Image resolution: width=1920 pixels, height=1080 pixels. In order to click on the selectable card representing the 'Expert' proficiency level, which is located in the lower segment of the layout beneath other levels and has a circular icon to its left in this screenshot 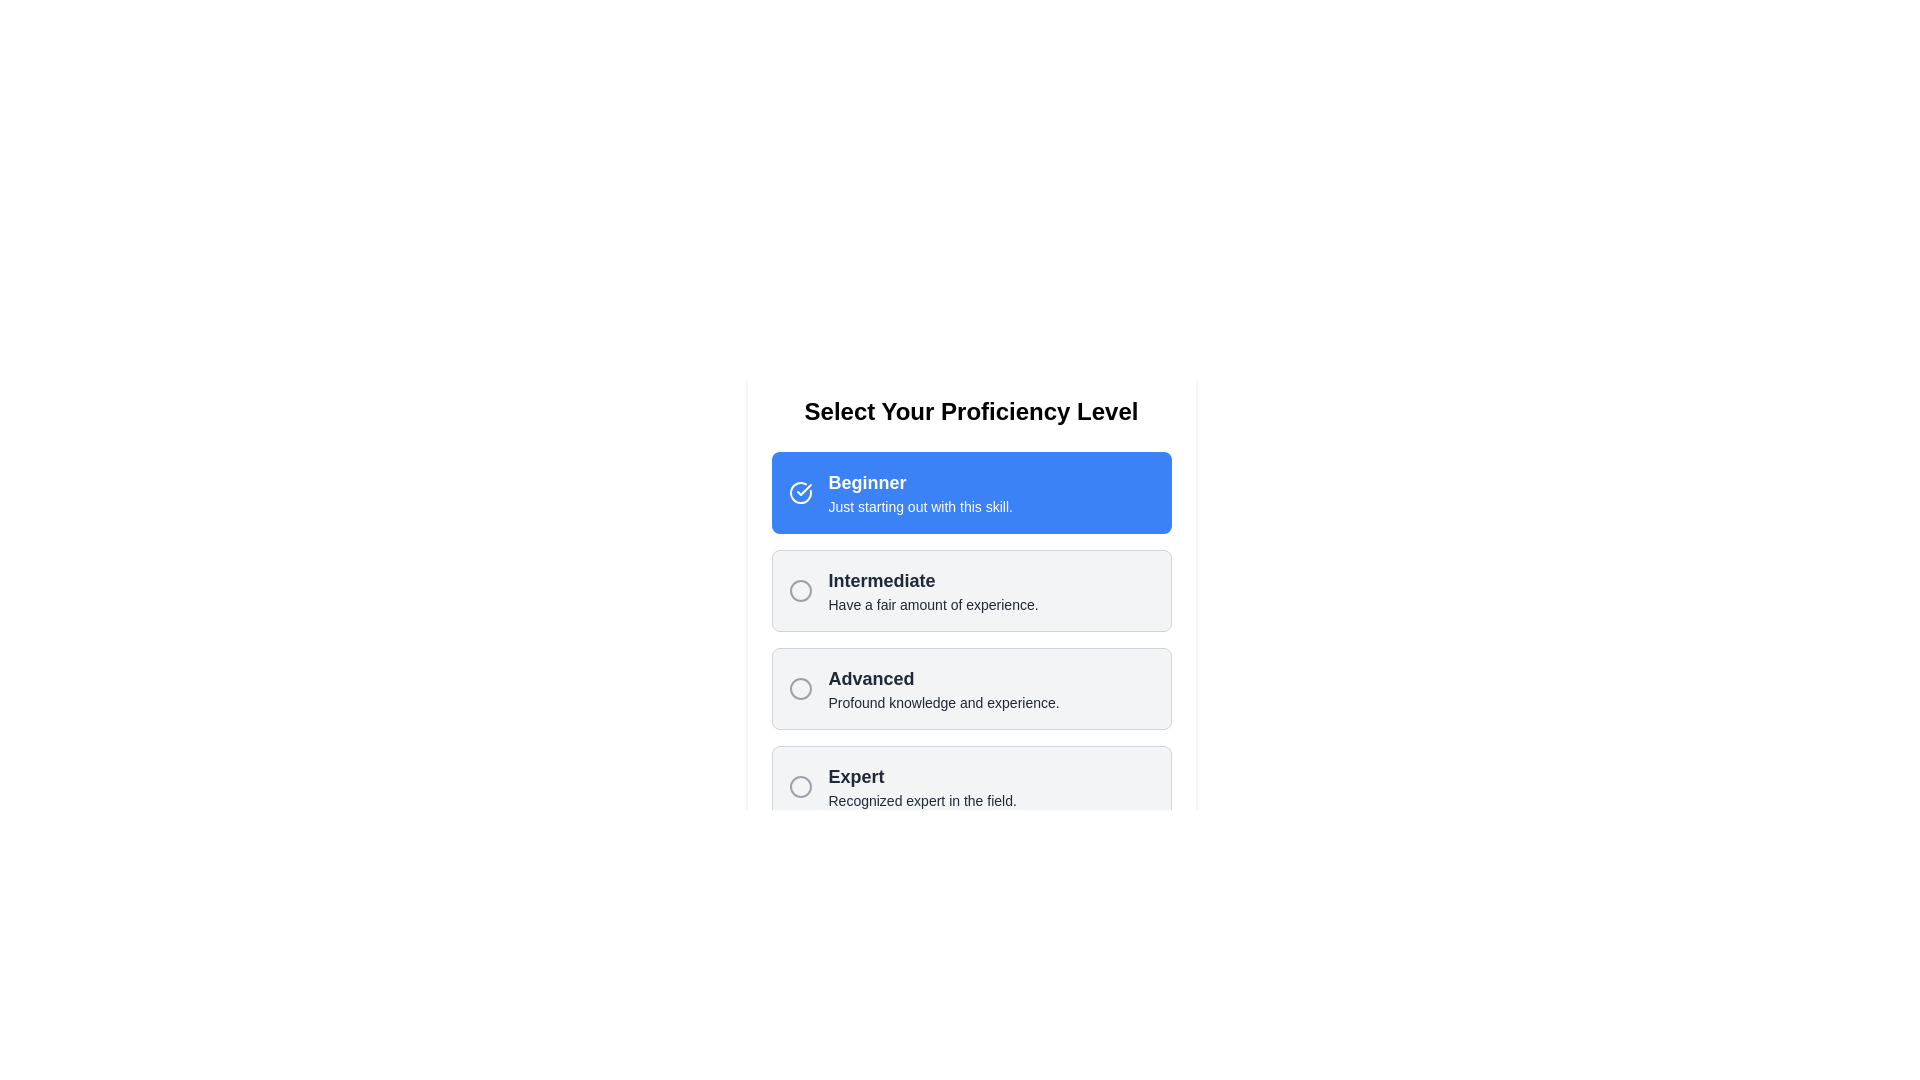, I will do `click(921, 785)`.